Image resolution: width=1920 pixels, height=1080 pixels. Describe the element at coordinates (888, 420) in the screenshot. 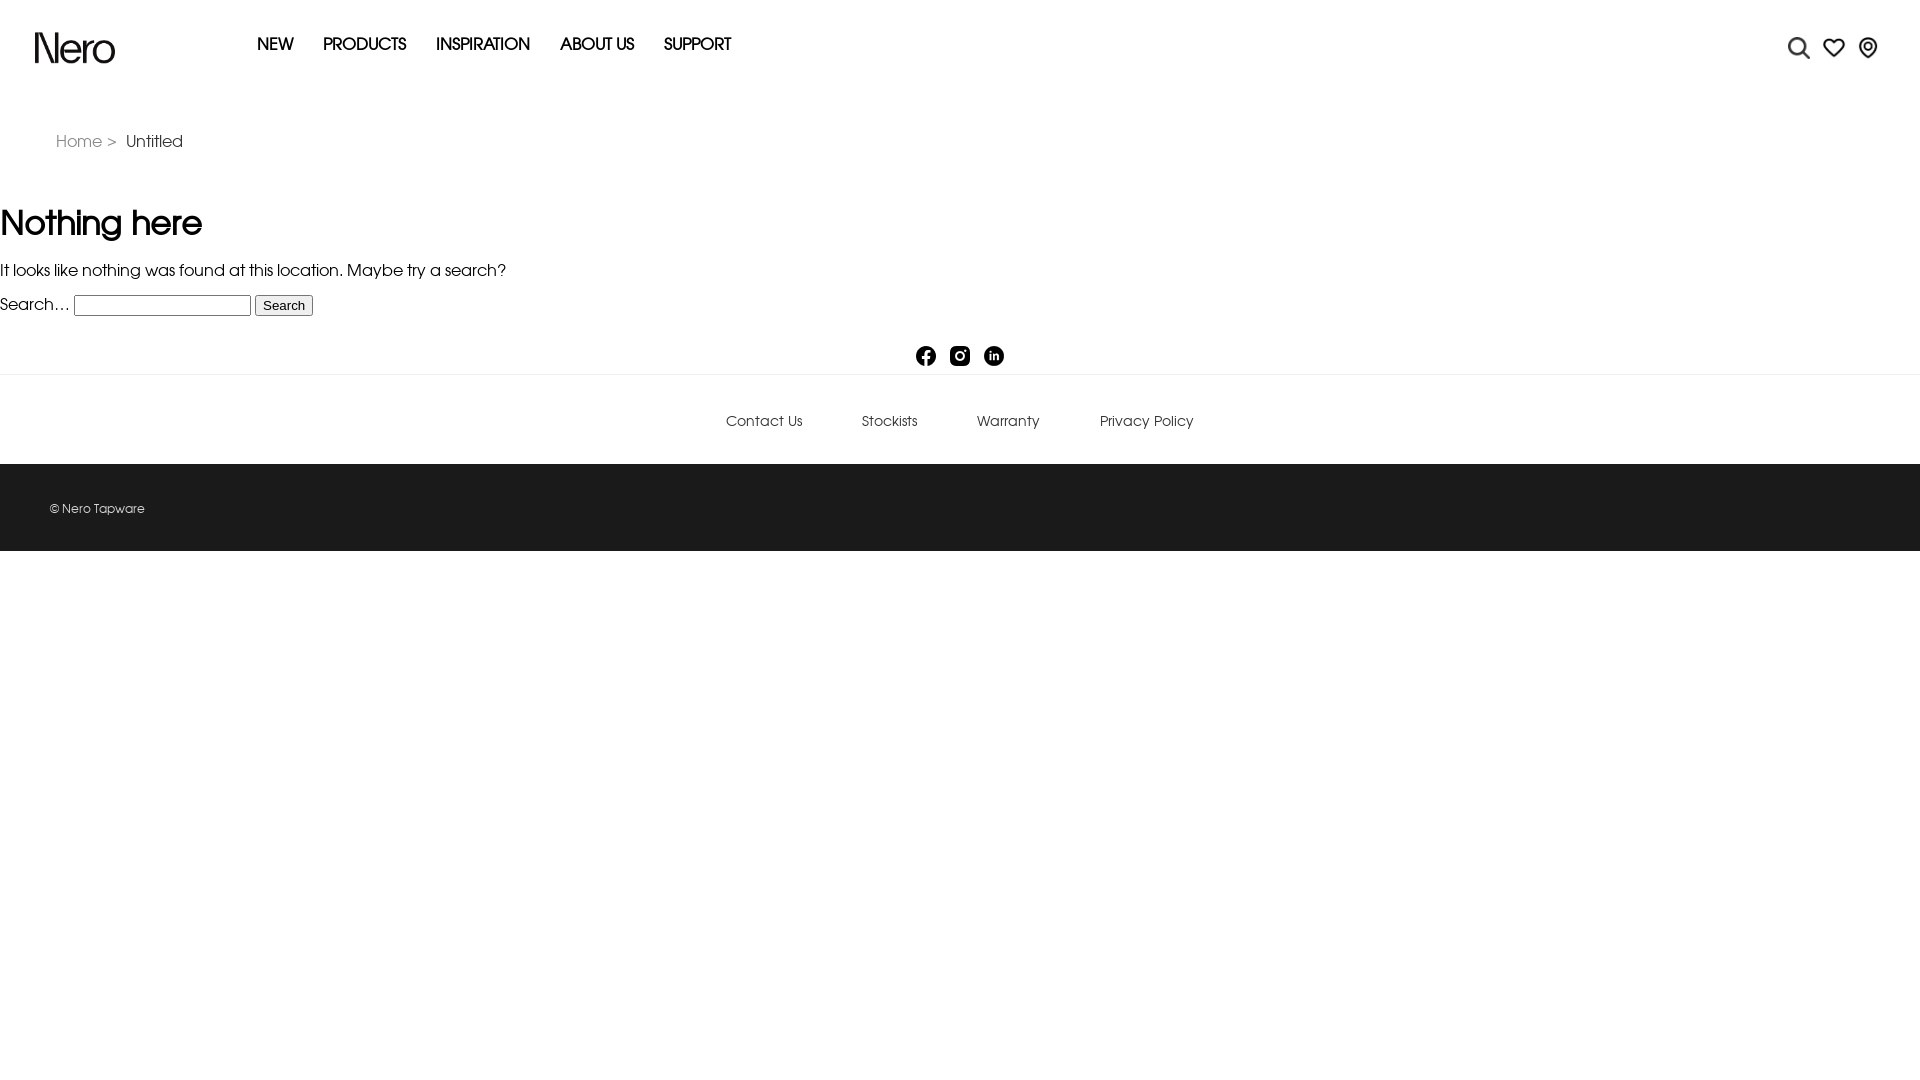

I see `'Stockists'` at that location.